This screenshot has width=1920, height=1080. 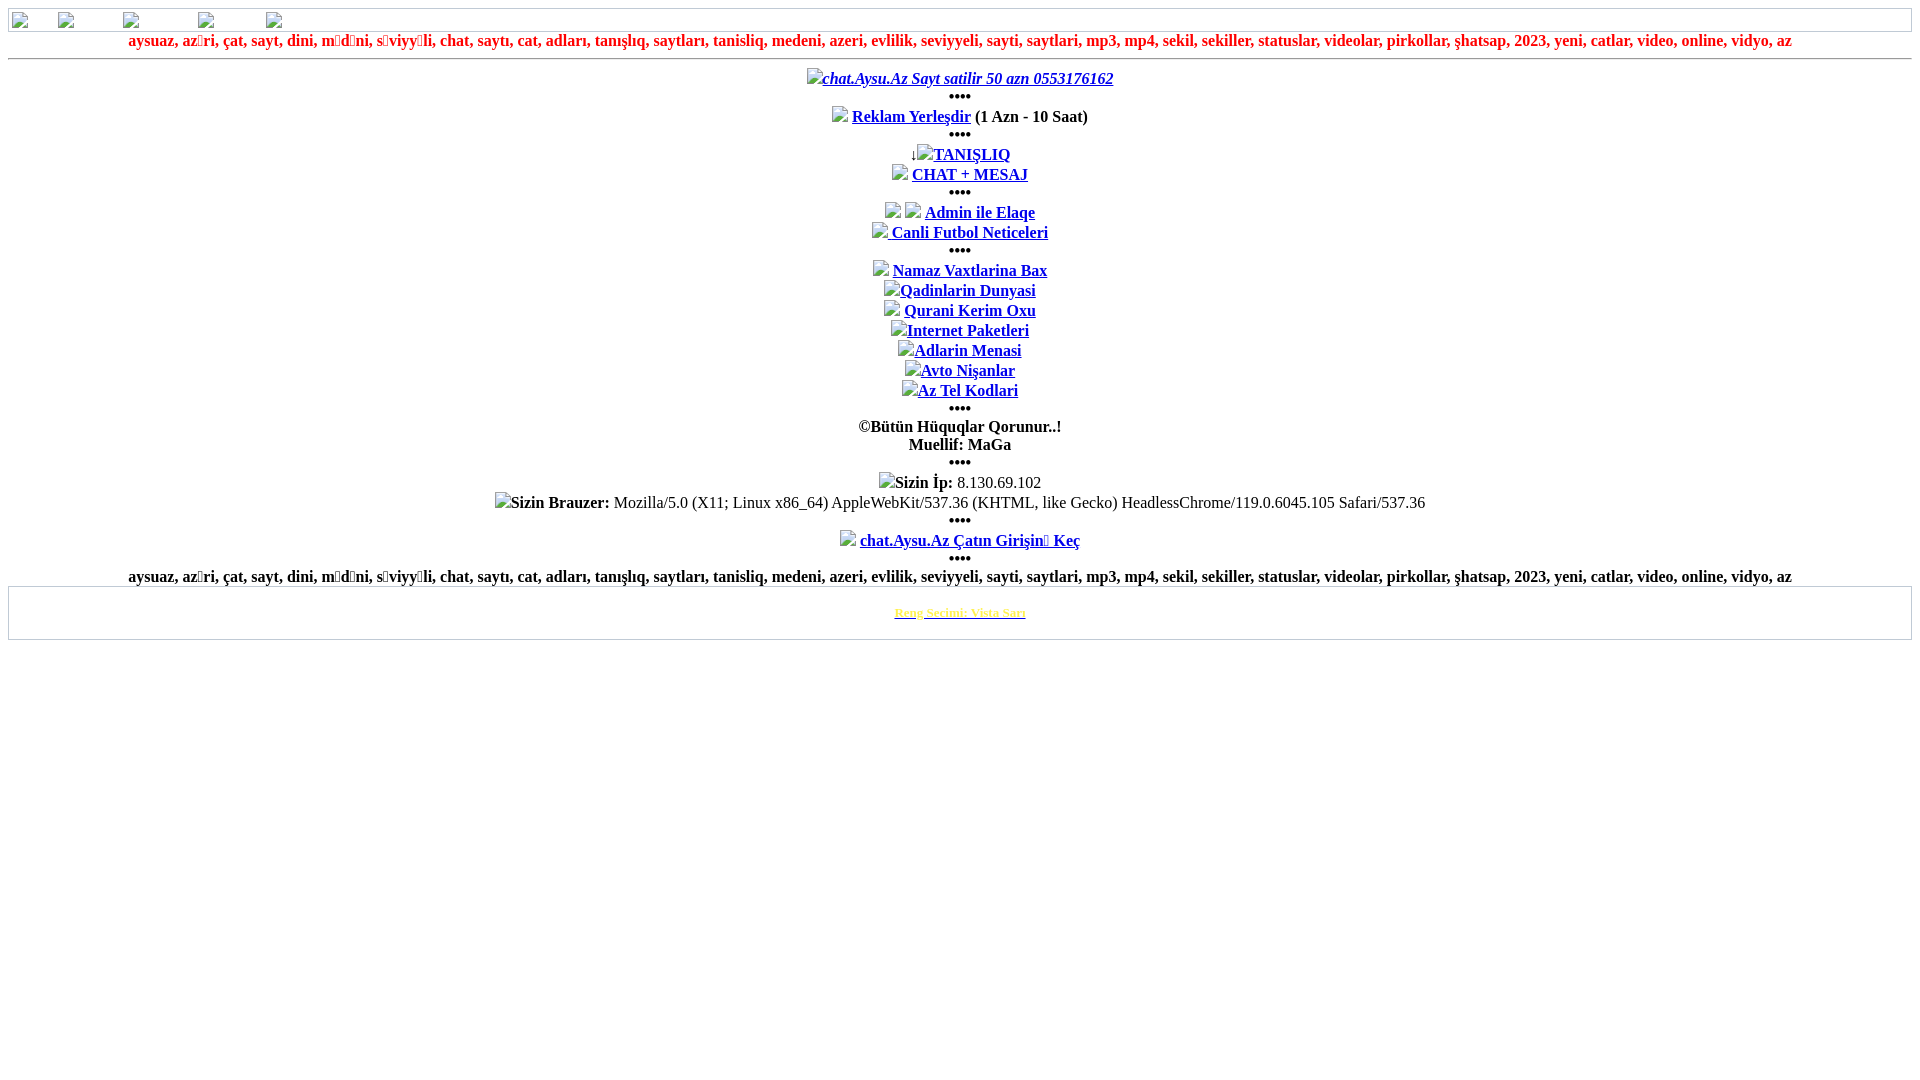 What do you see at coordinates (970, 270) in the screenshot?
I see `'Namaz Vaxtlarina Bax'` at bounding box center [970, 270].